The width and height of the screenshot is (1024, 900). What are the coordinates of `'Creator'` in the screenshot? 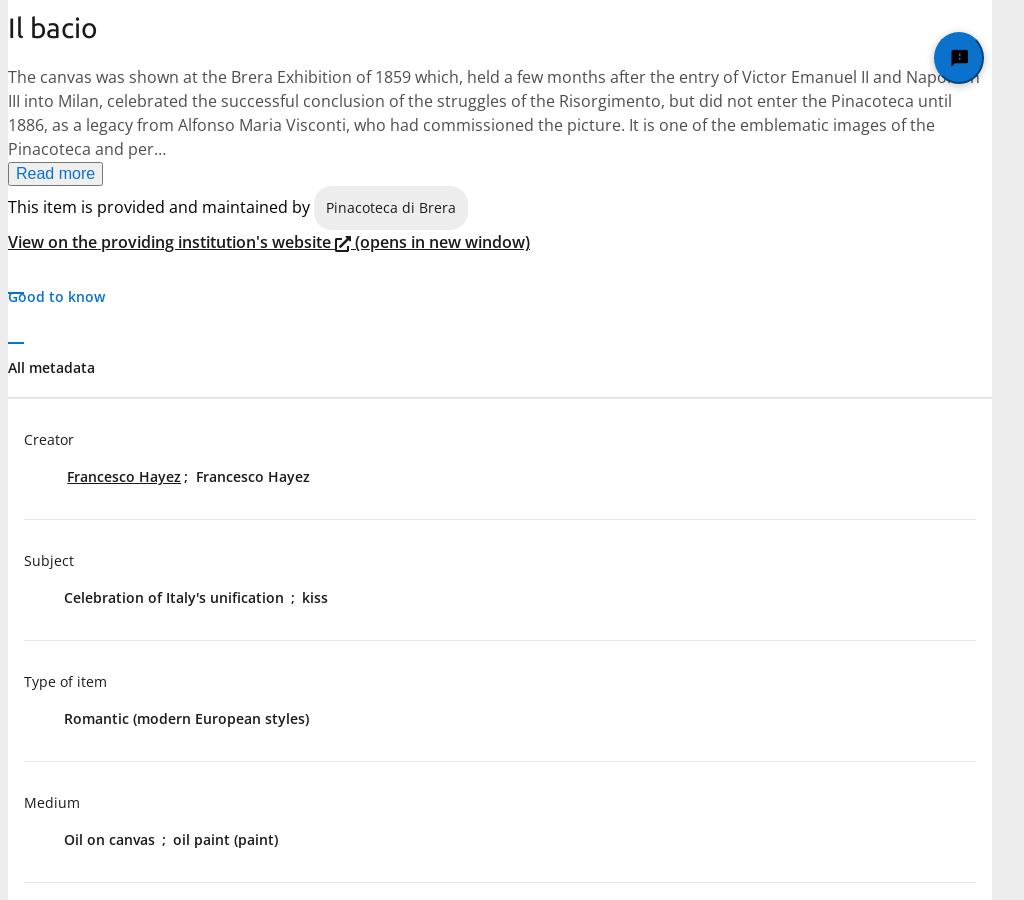 It's located at (48, 439).